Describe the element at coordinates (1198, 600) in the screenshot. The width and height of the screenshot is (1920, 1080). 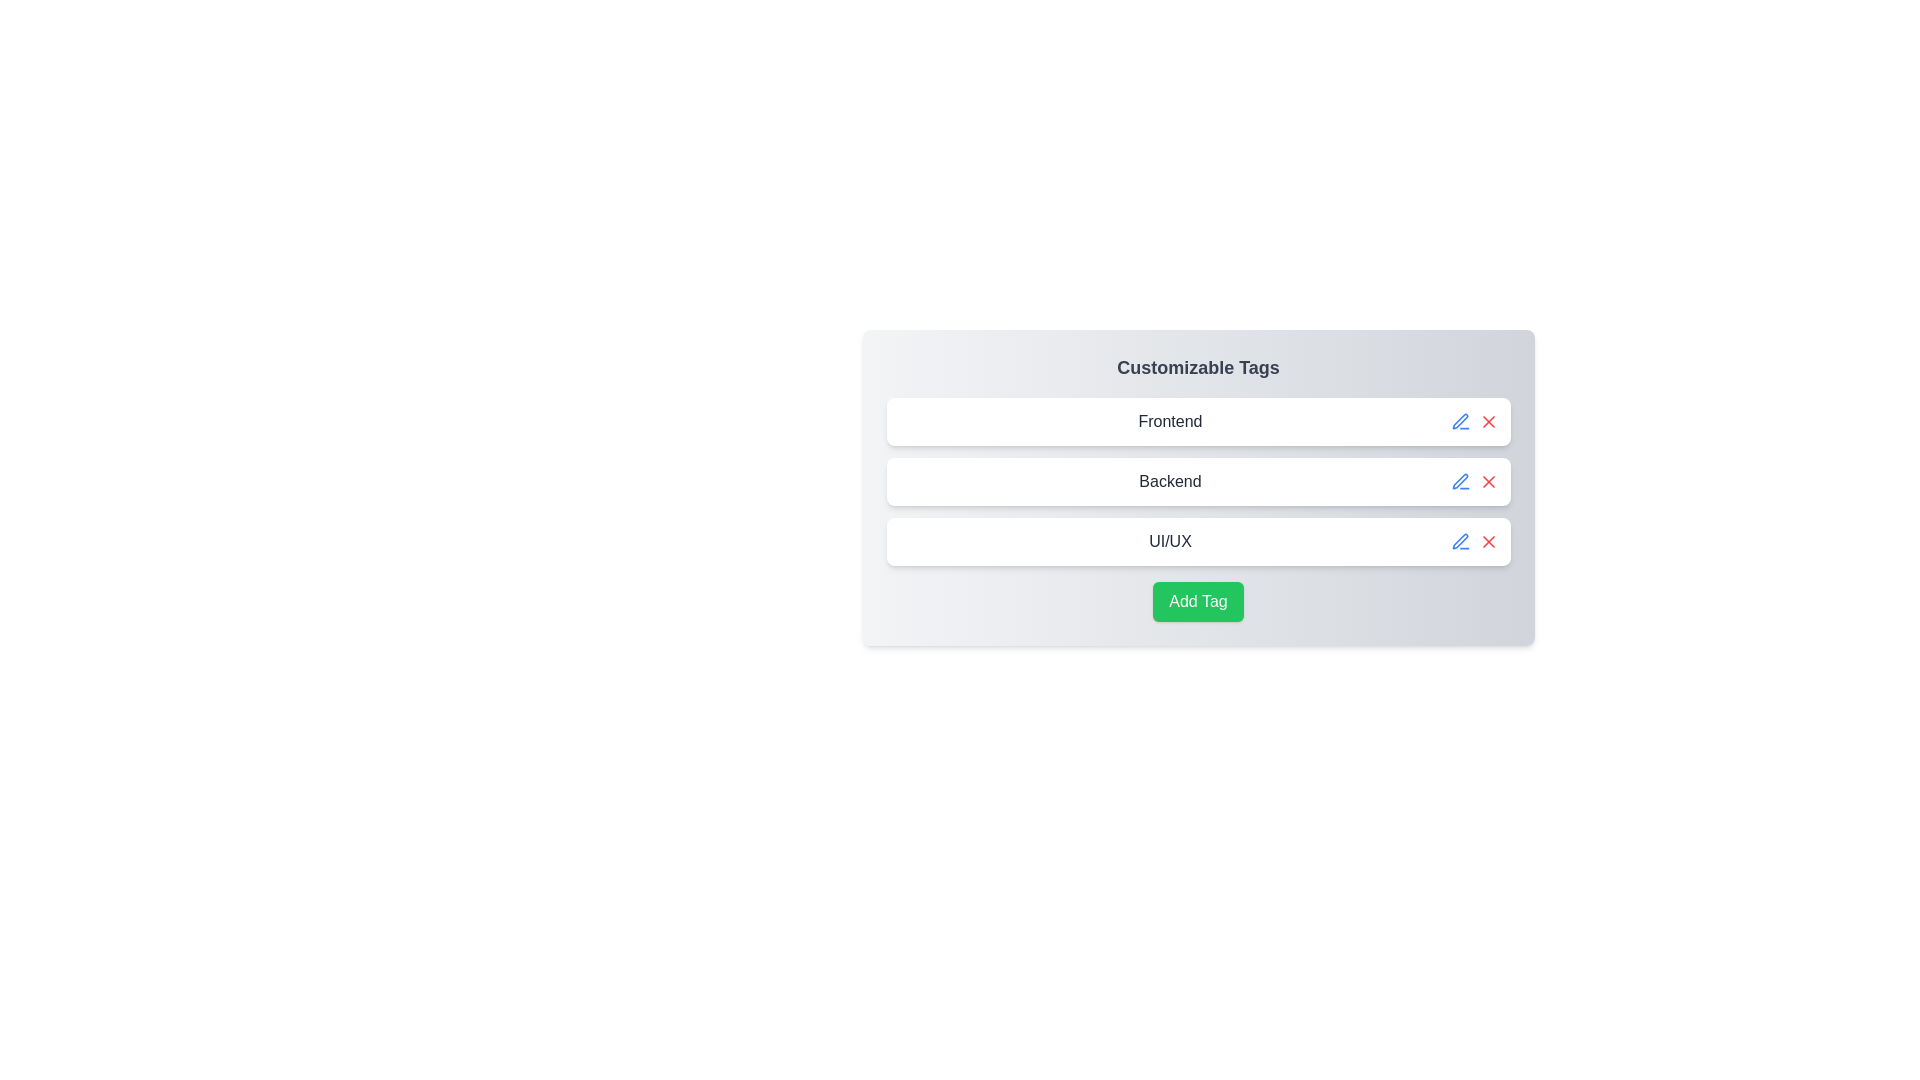
I see `the 'Add Tag' button to add a new tag` at that location.